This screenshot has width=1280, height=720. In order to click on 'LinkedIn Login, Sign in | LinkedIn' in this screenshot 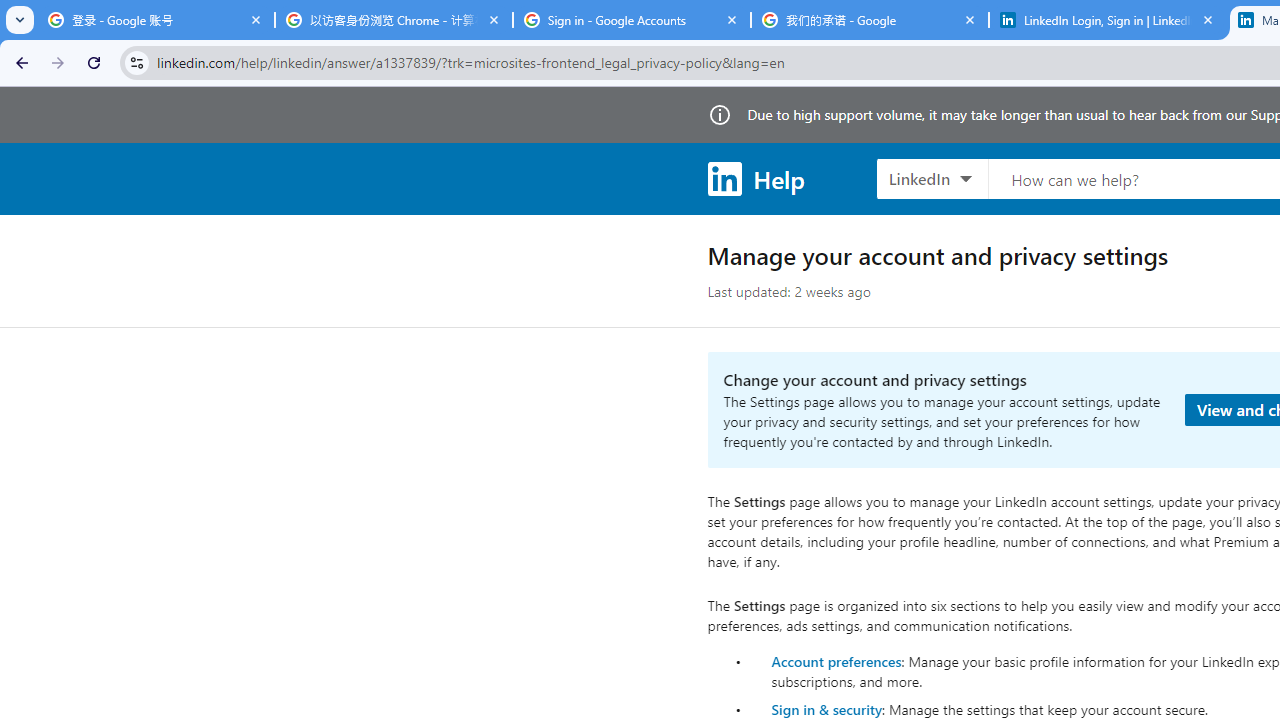, I will do `click(1107, 20)`.